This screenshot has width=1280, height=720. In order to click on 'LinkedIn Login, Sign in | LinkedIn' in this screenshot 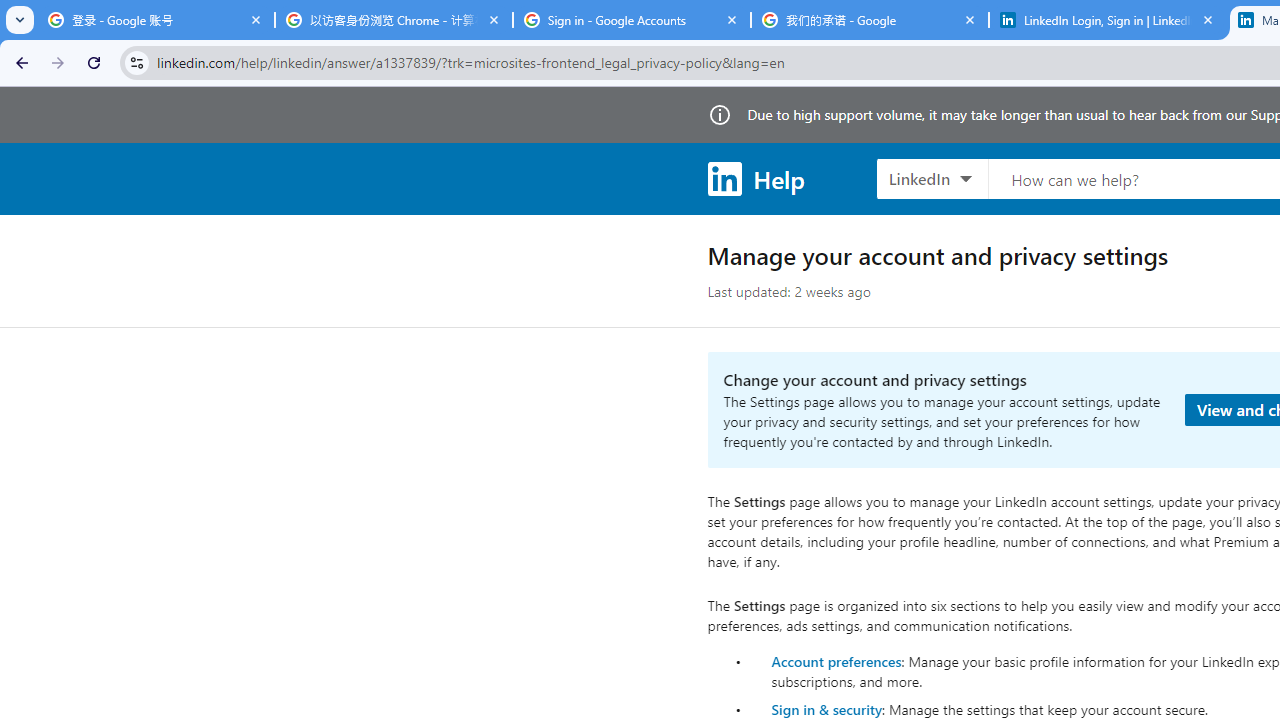, I will do `click(1107, 20)`.